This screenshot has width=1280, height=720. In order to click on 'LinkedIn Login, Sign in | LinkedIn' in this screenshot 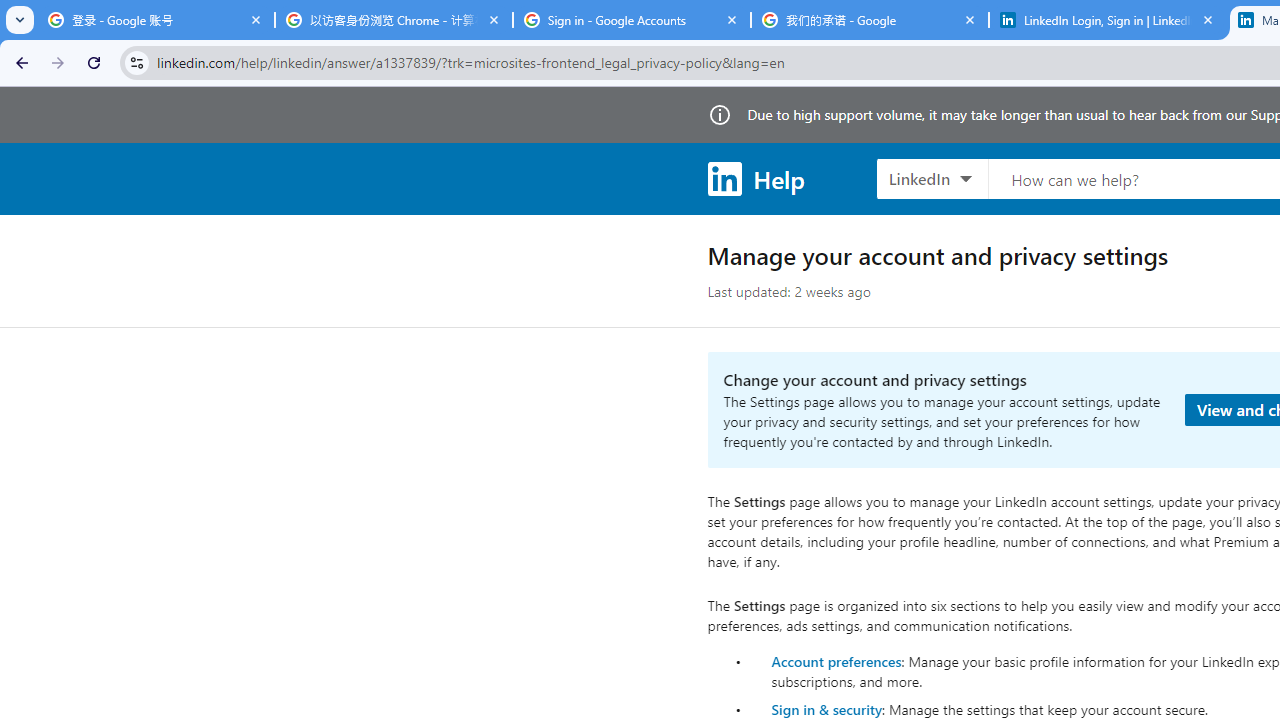, I will do `click(1107, 20)`.